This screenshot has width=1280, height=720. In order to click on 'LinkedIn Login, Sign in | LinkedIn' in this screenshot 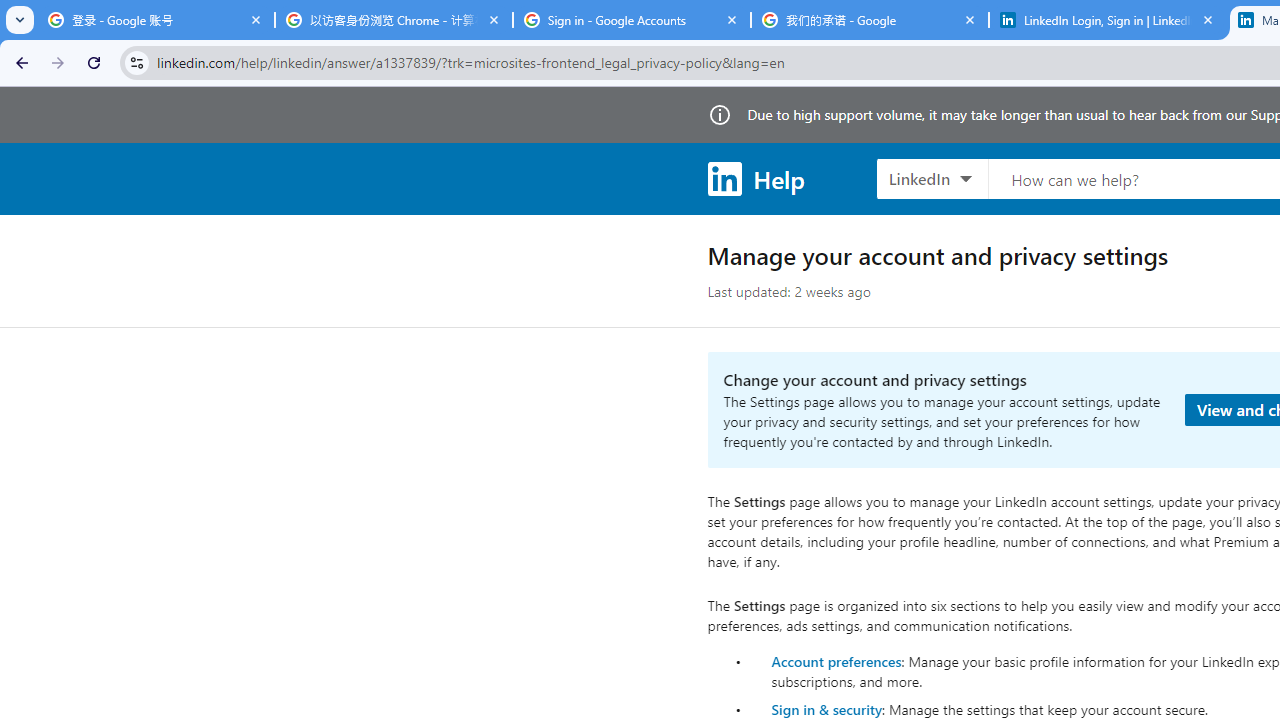, I will do `click(1107, 20)`.